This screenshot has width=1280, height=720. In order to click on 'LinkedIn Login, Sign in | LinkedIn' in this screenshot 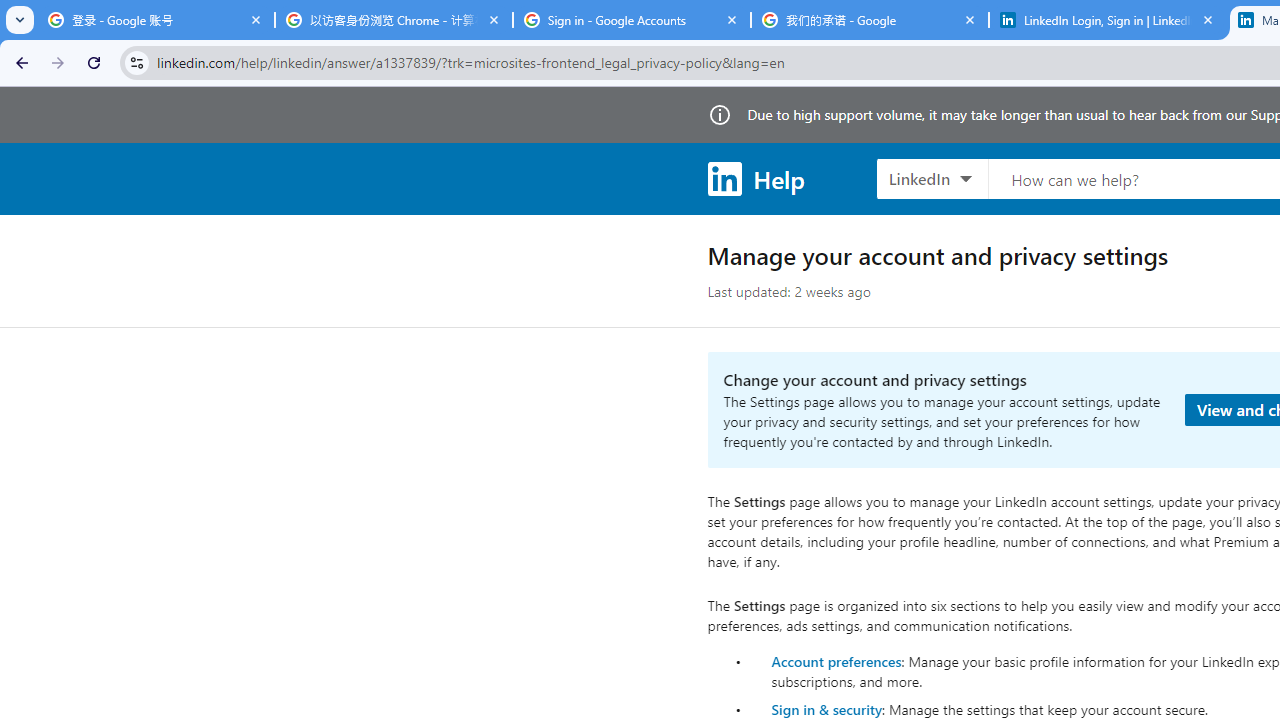, I will do `click(1107, 20)`.